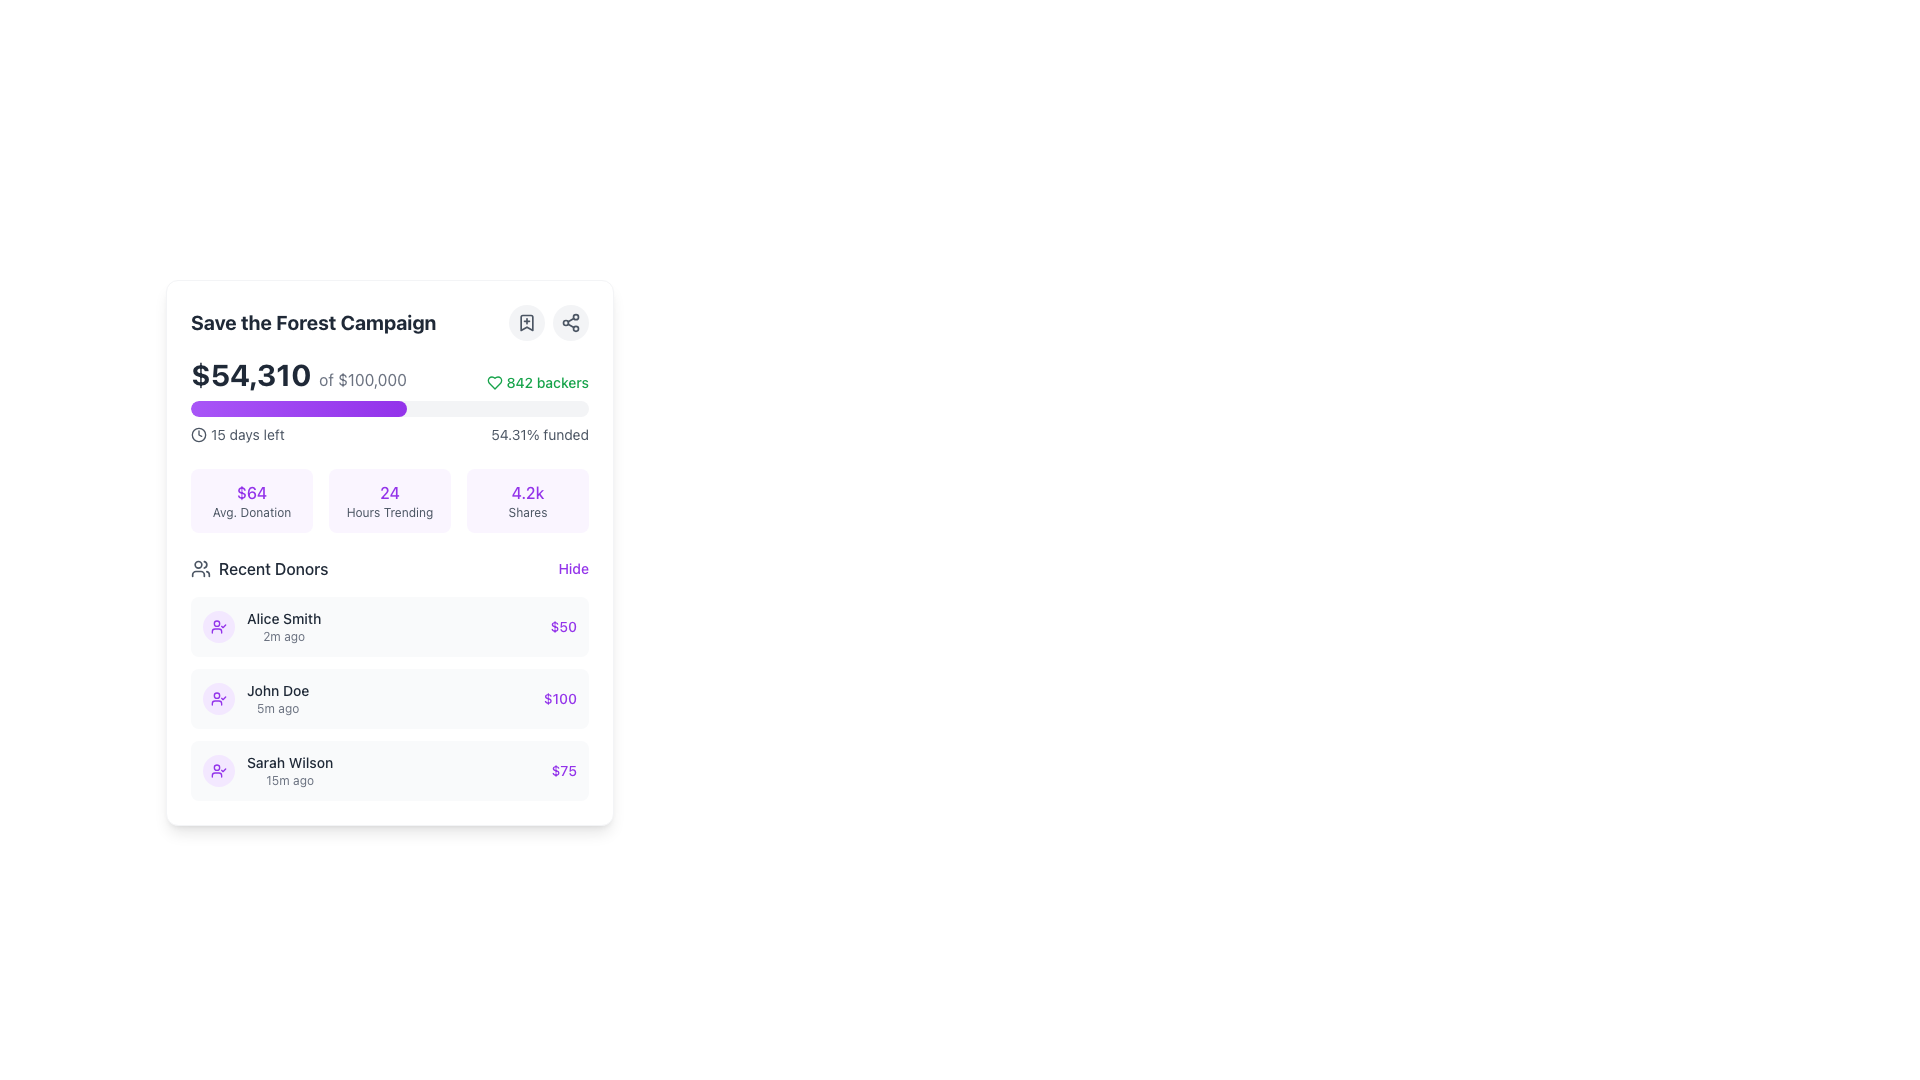  I want to click on the text label displaying 'Alice Smith' and the timestamp '2m ago', which is the first entry in the 'Recent Donors' list, located near the top within a white card, so click(283, 626).